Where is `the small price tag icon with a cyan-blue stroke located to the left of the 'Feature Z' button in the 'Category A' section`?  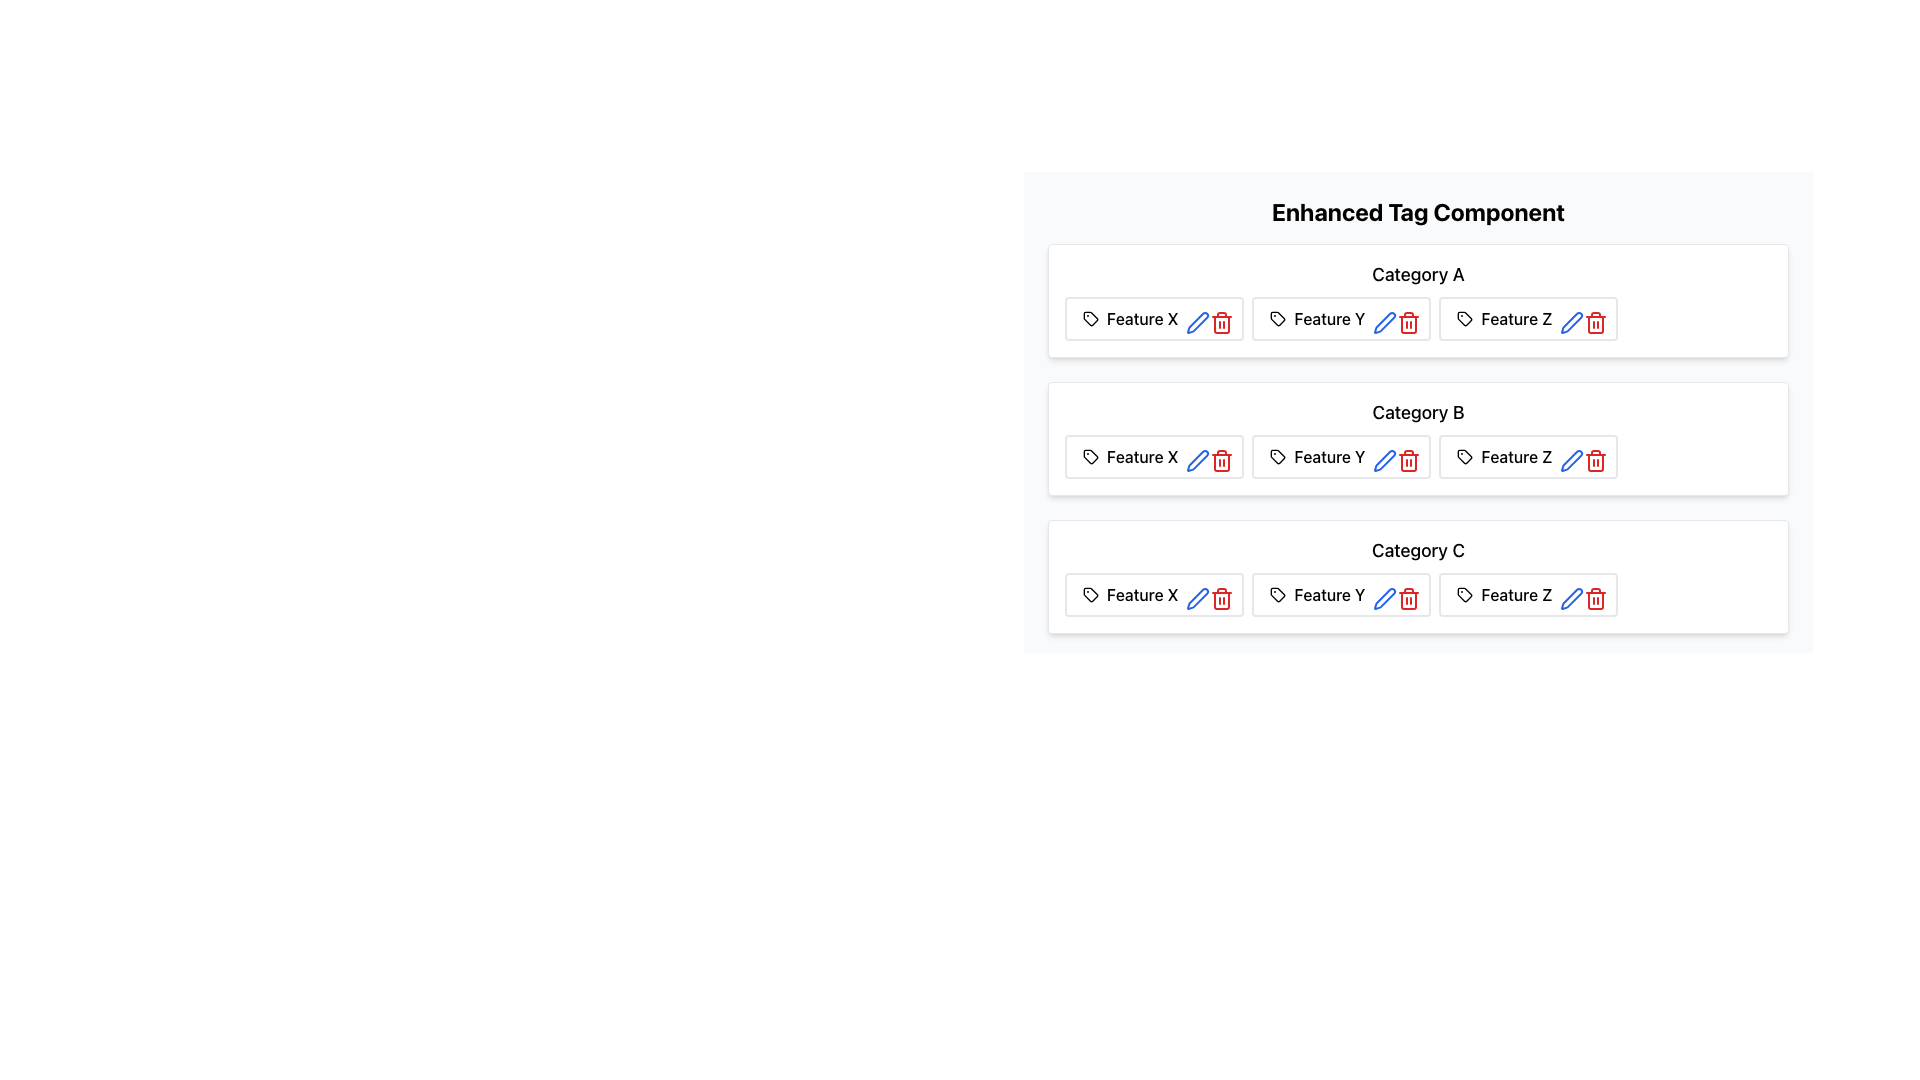 the small price tag icon with a cyan-blue stroke located to the left of the 'Feature Z' button in the 'Category A' section is located at coordinates (1465, 593).